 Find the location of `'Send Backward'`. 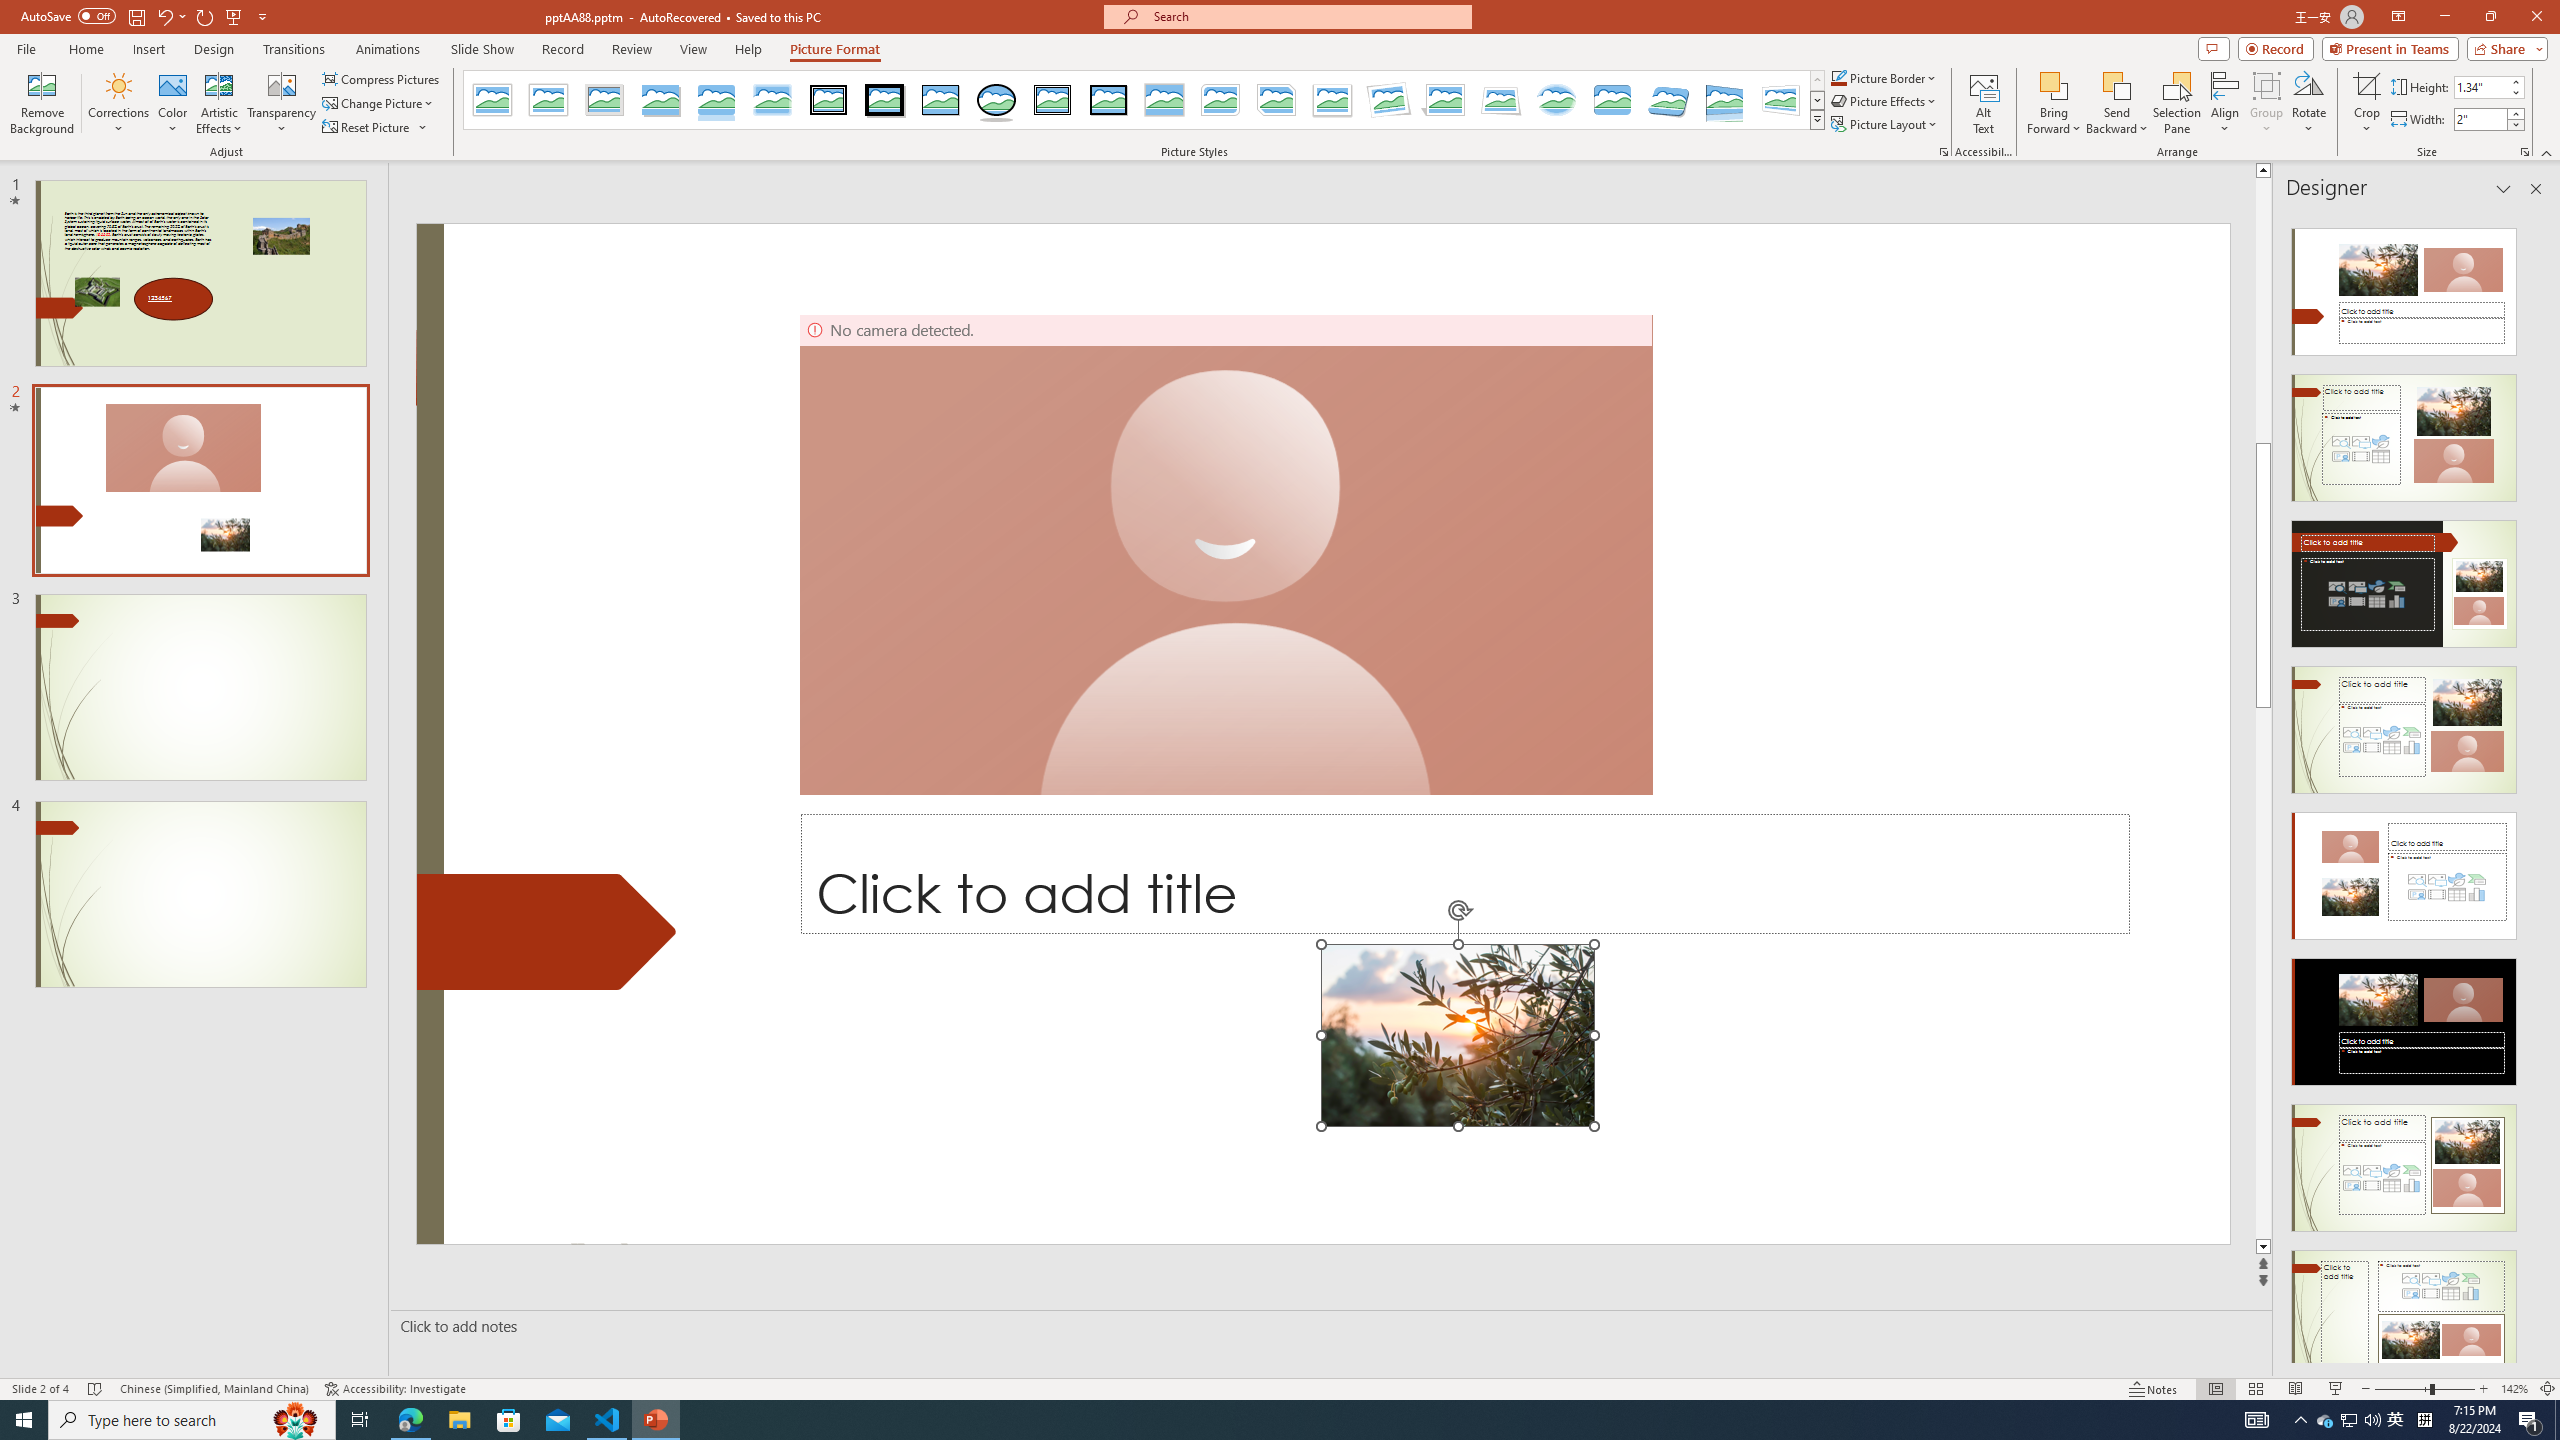

'Send Backward' is located at coordinates (2116, 103).